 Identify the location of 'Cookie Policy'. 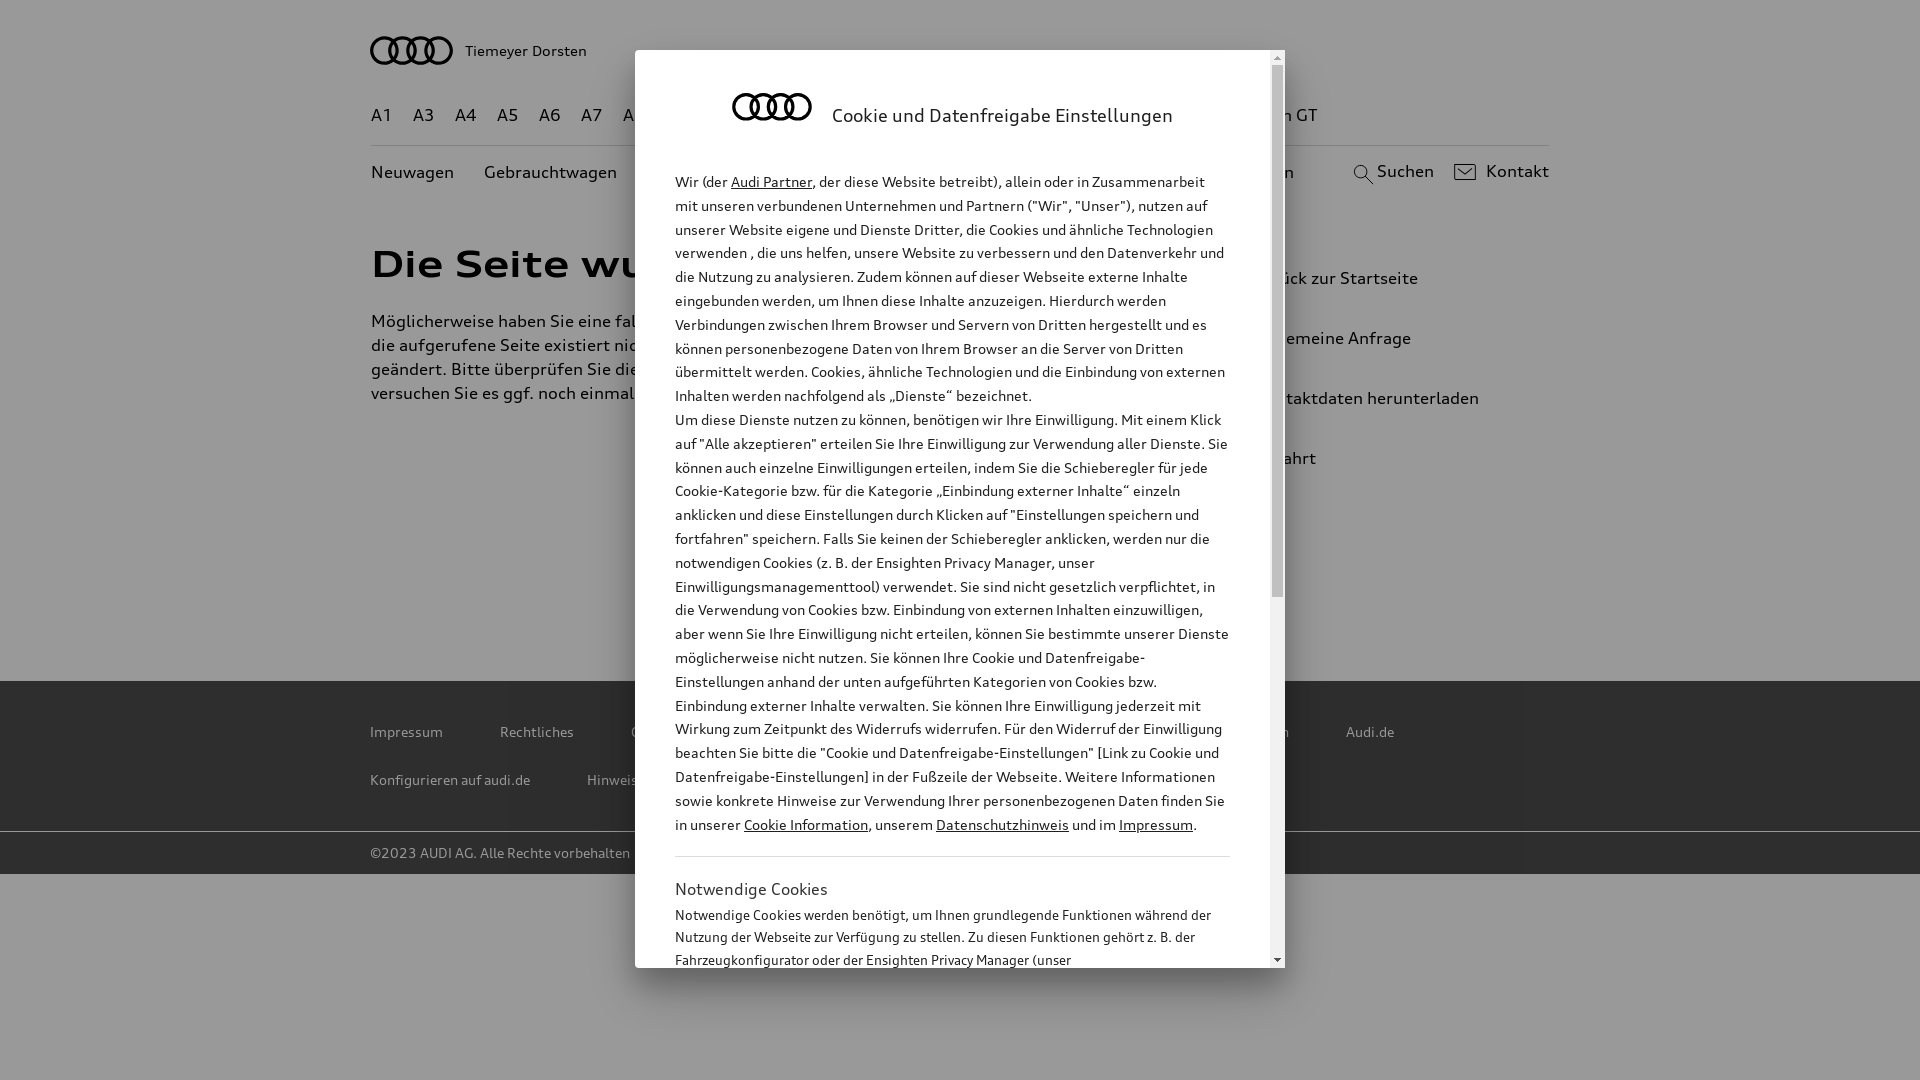
(937, 732).